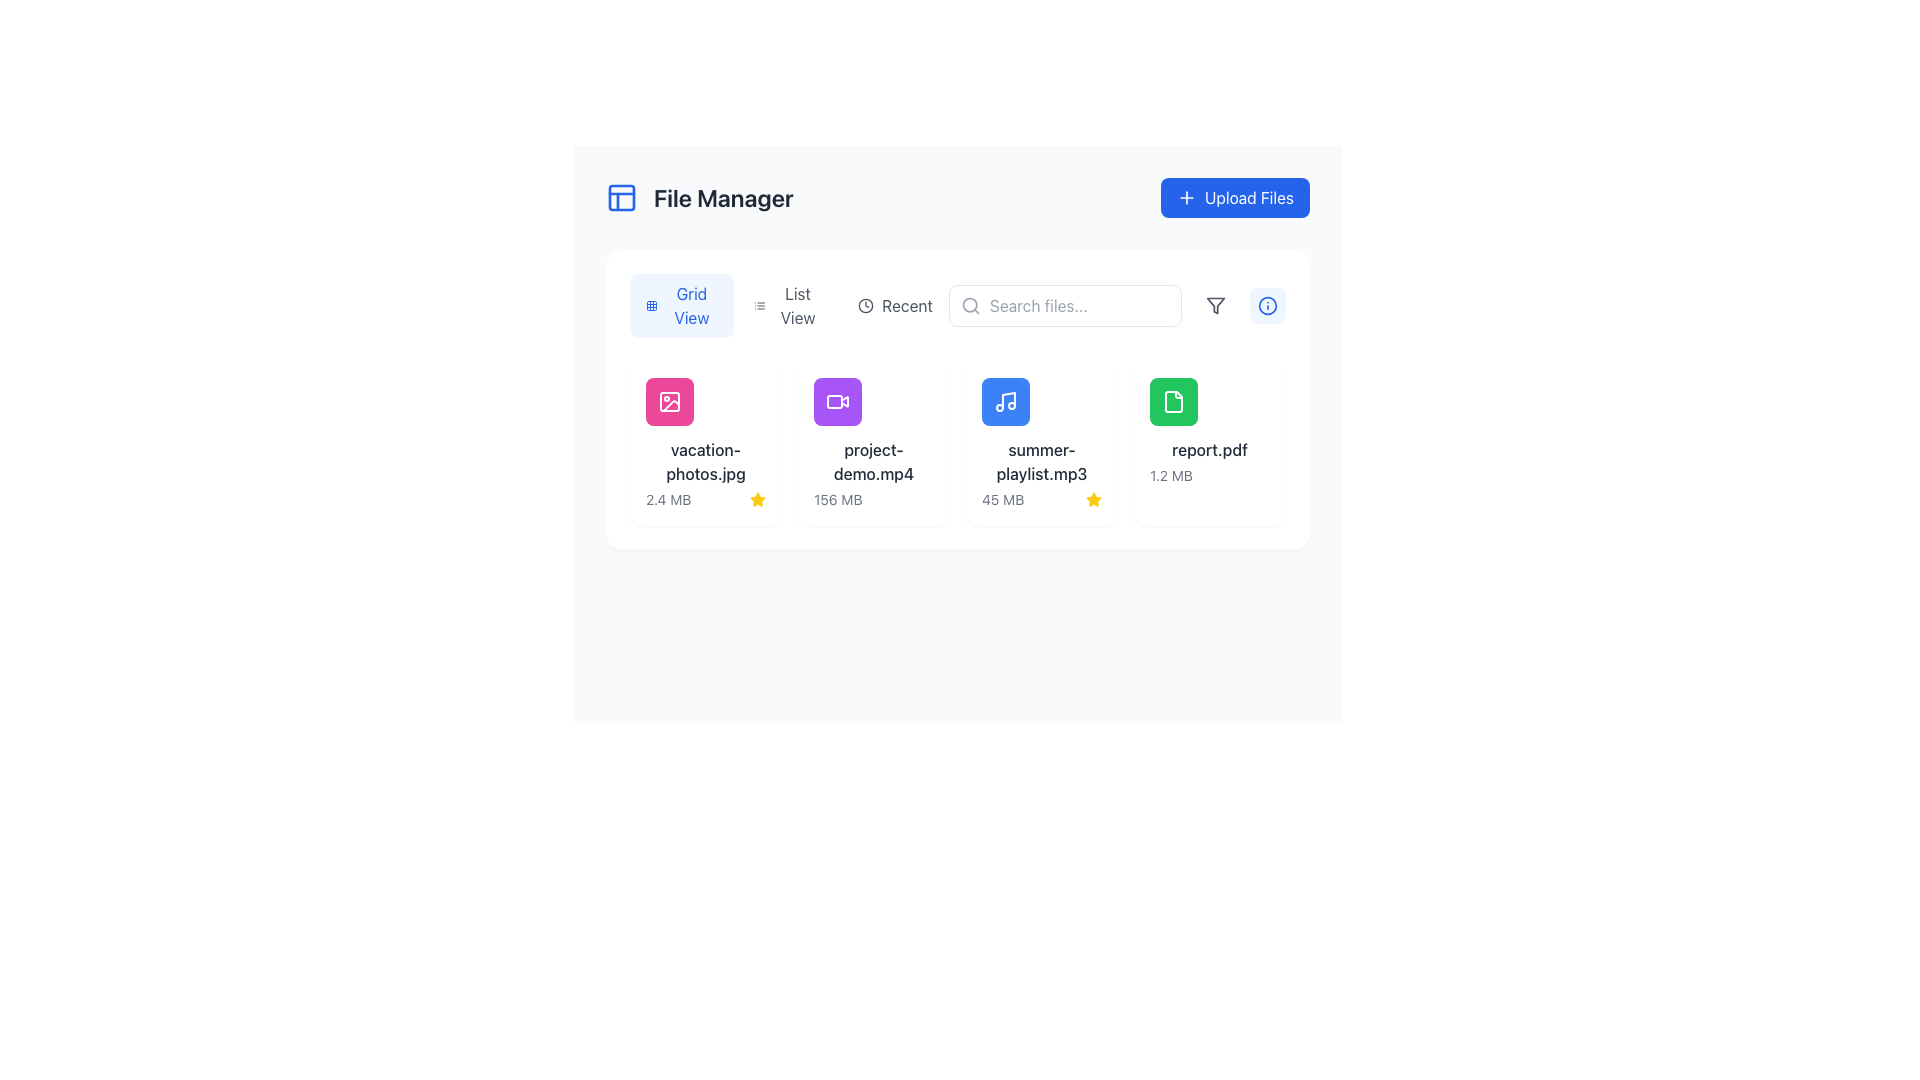 Image resolution: width=1920 pixels, height=1080 pixels. I want to click on the green file icon representing a document, which is located in the fourth position of the grid layout in the file manager, directly below the 'Upload Files' button, so click(1174, 401).